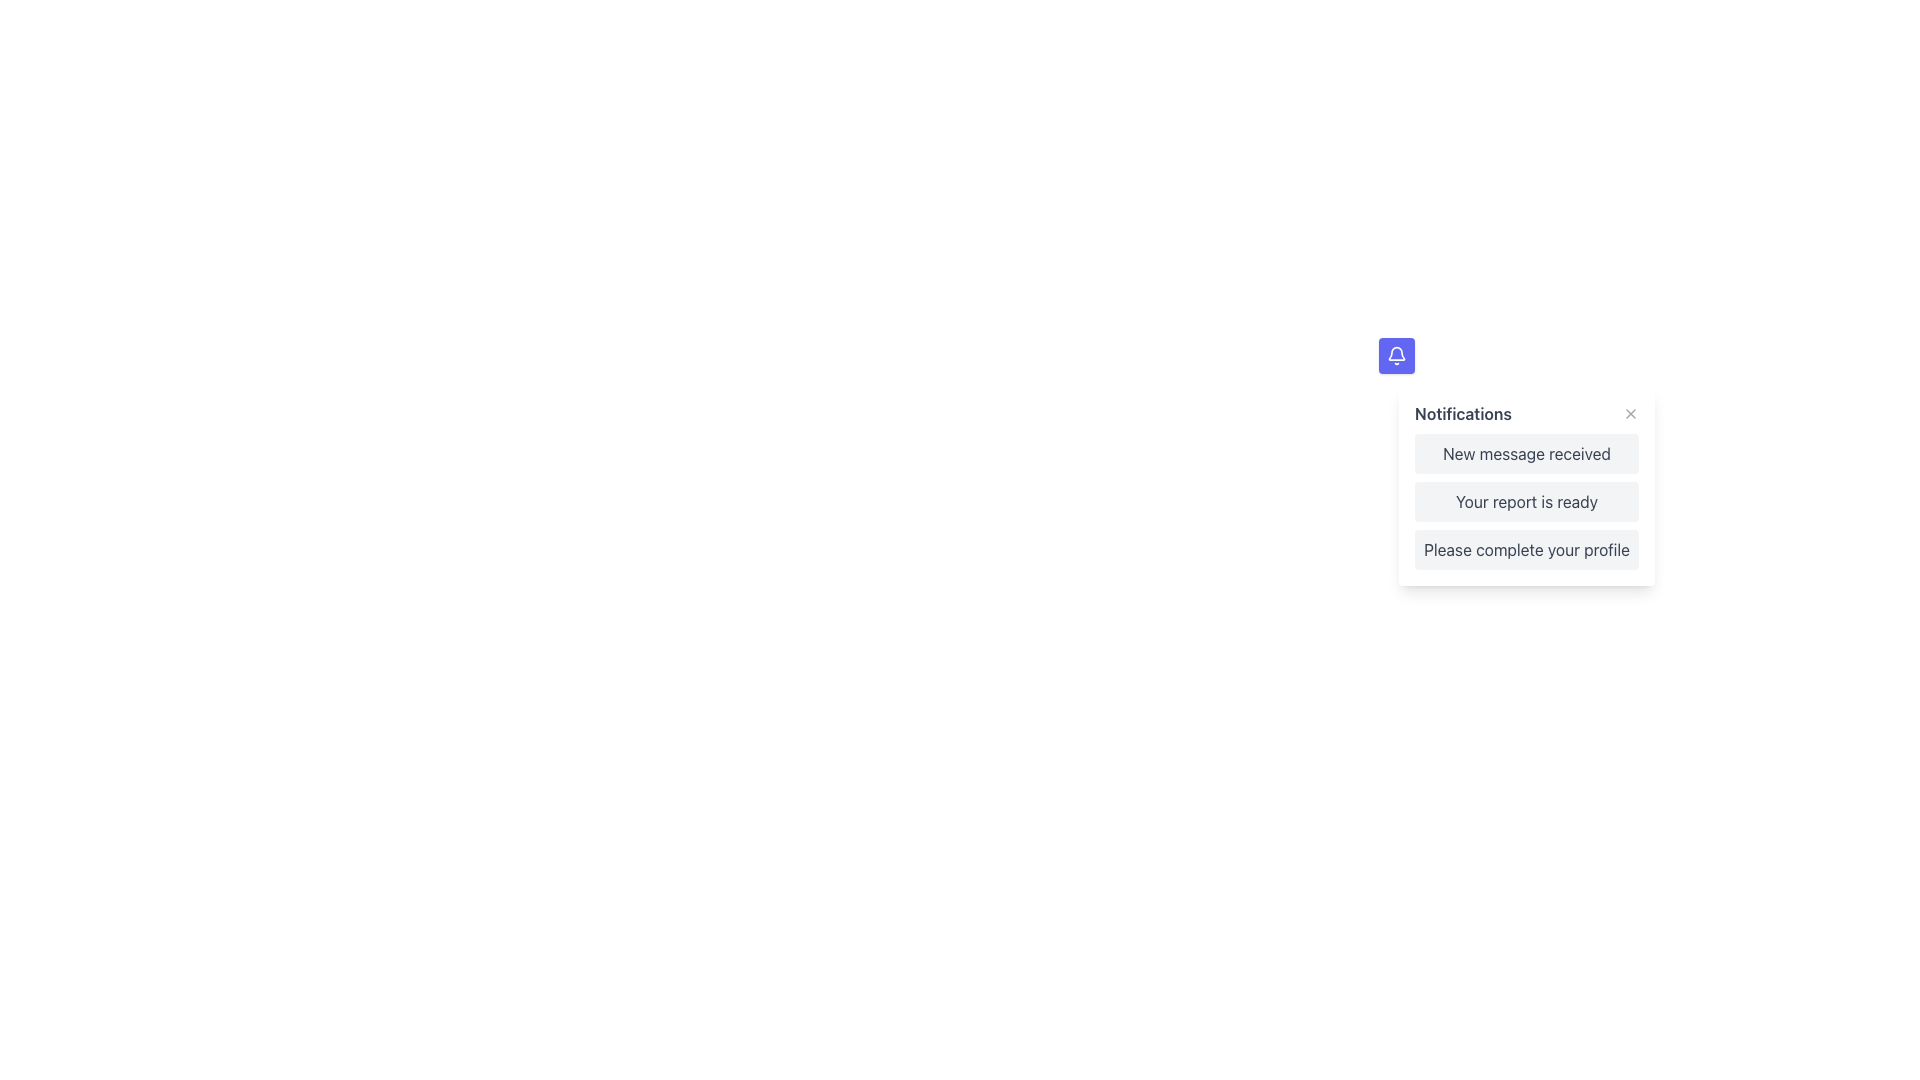 The height and width of the screenshot is (1080, 1920). What do you see at coordinates (1395, 354) in the screenshot?
I see `the notification button located at the top-right corner of the interface` at bounding box center [1395, 354].